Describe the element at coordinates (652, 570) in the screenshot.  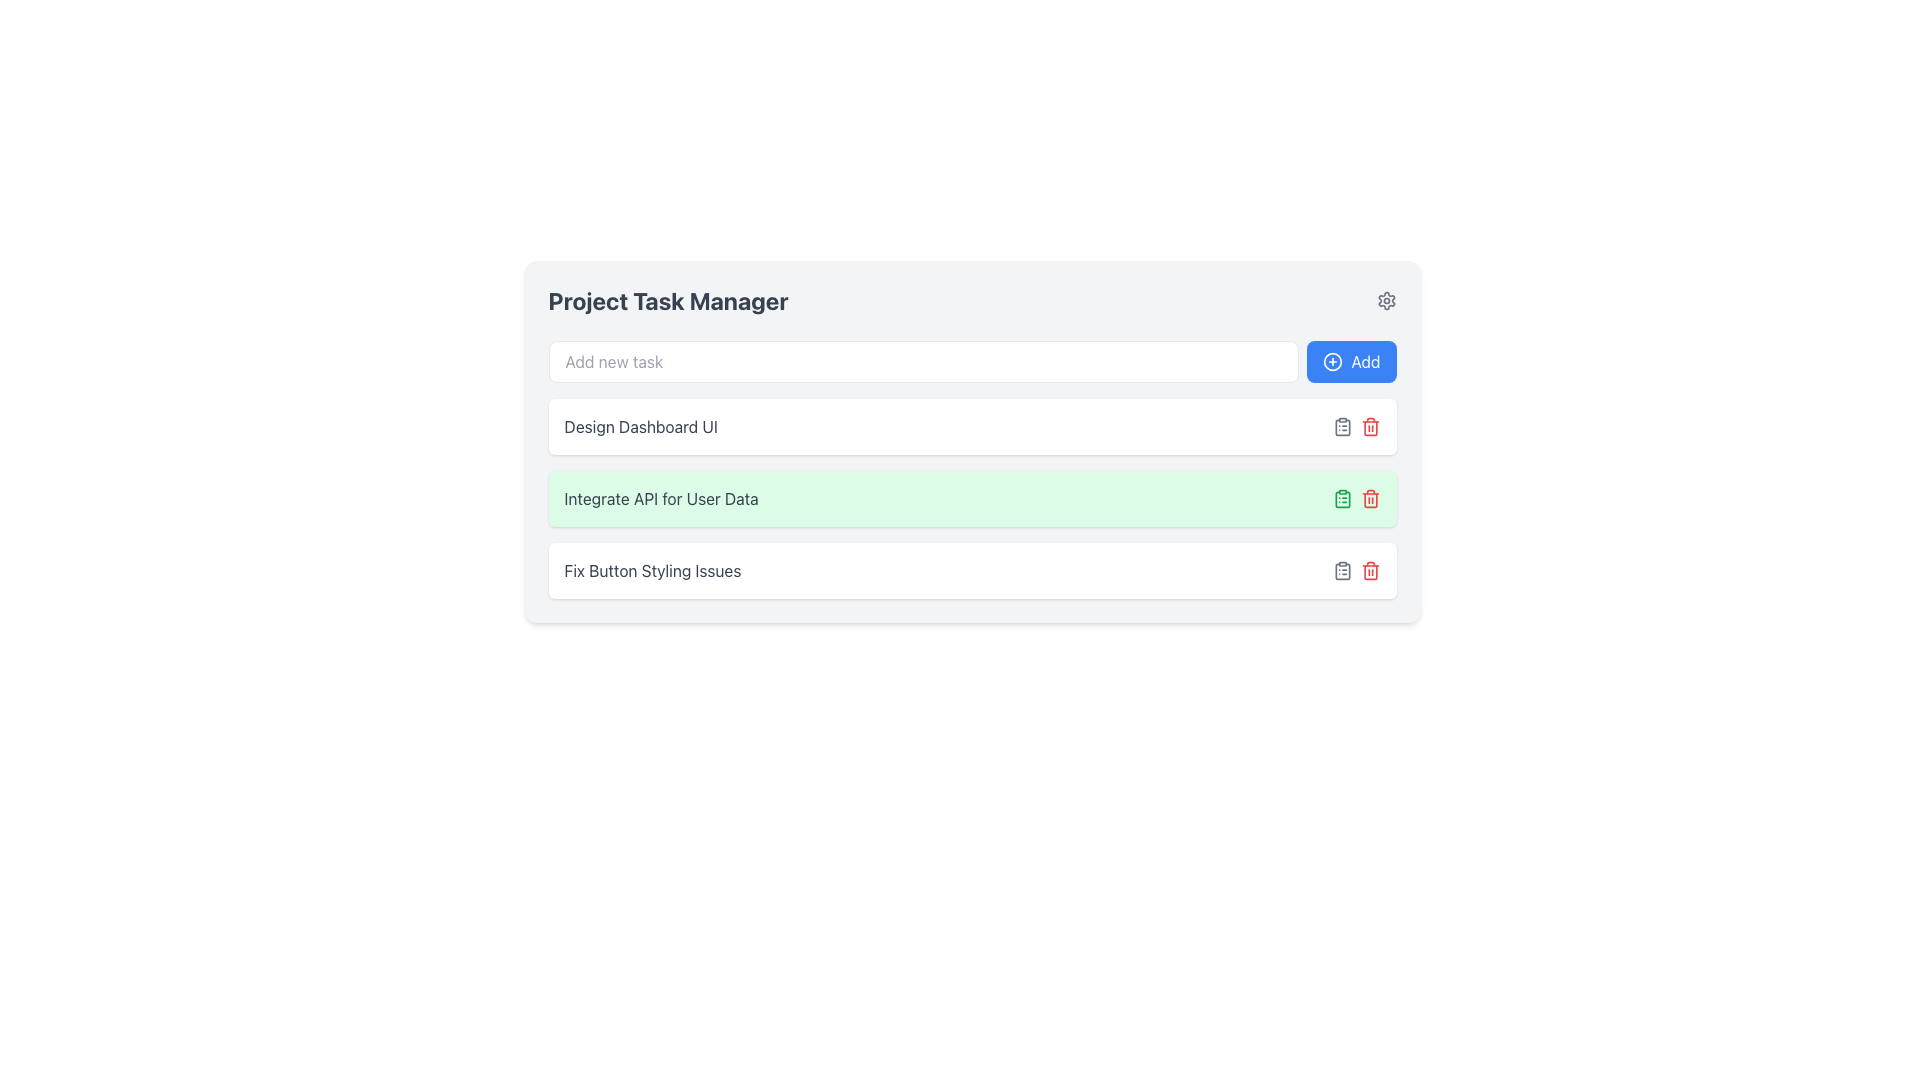
I see `the text label indicating the name or description of a task in the project management card, located at the lower part of the card and to the left of other elements` at that location.